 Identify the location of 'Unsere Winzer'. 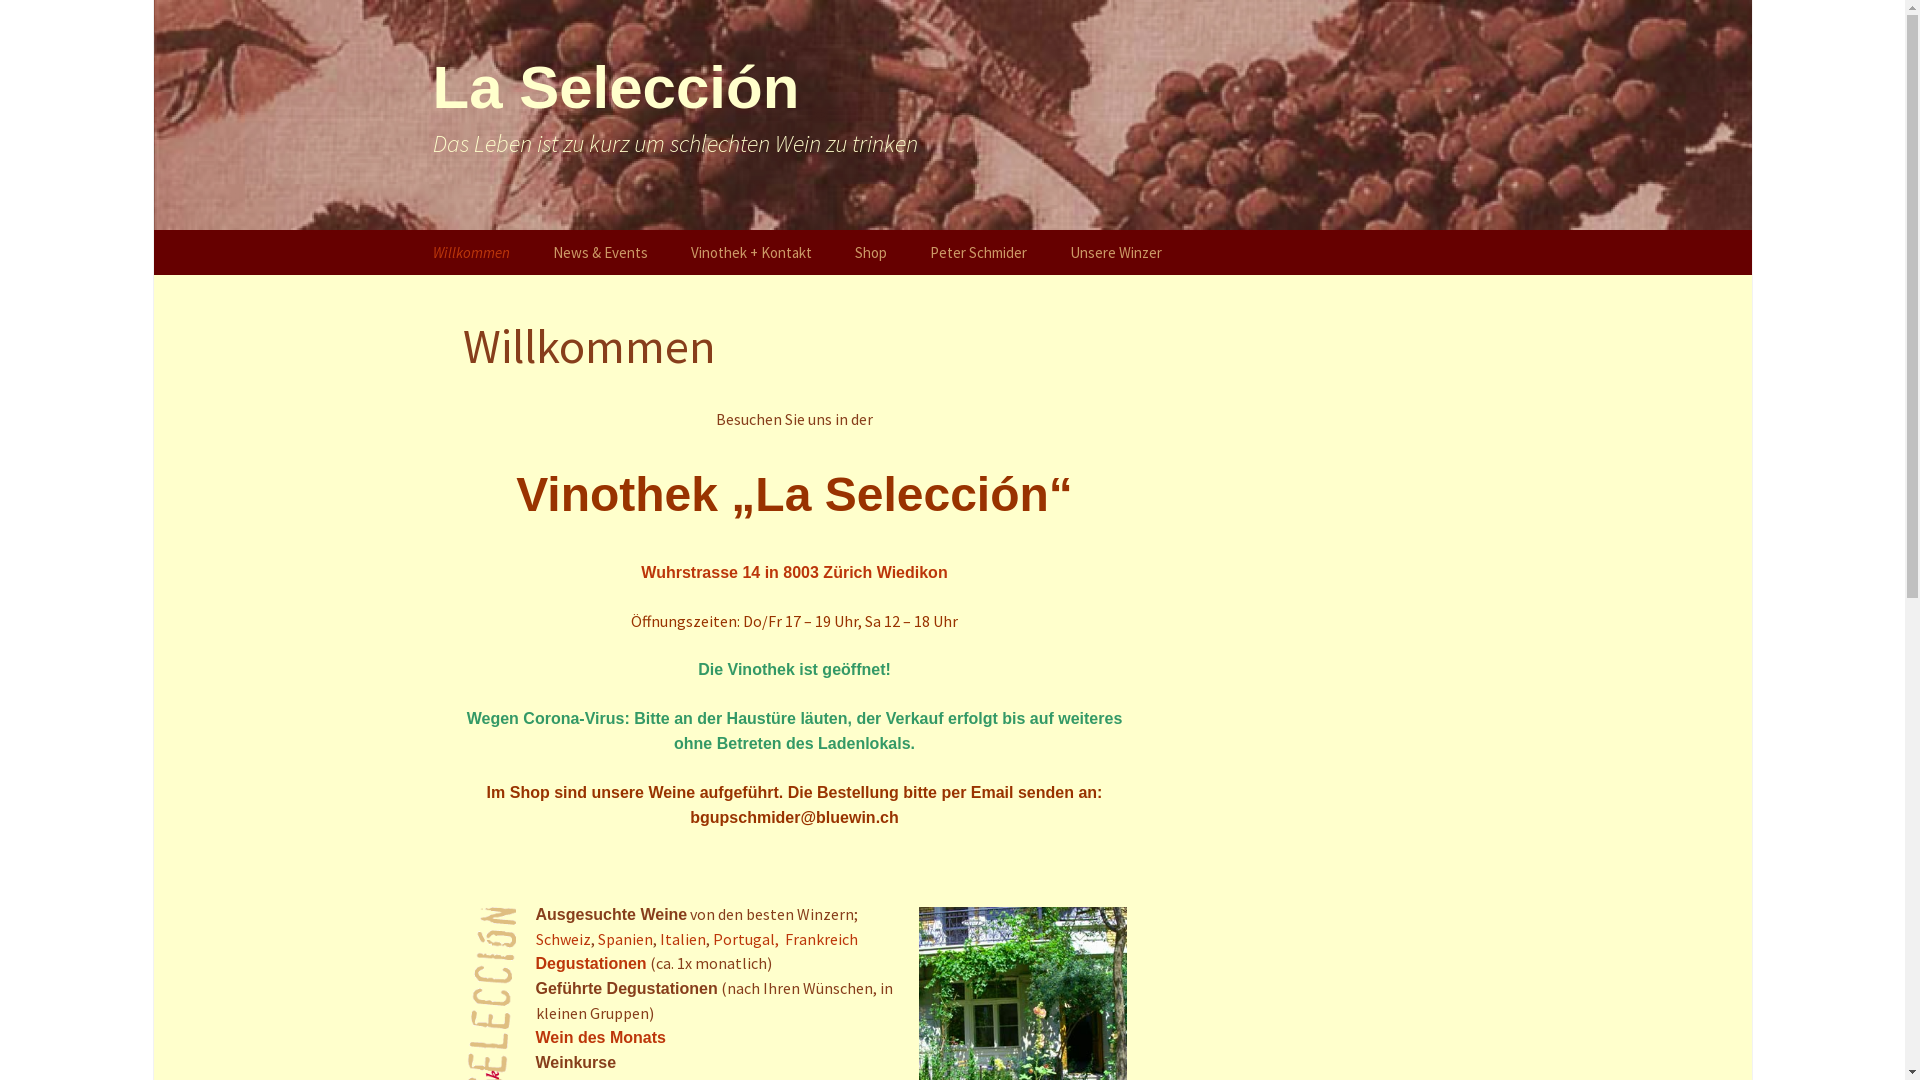
(1115, 251).